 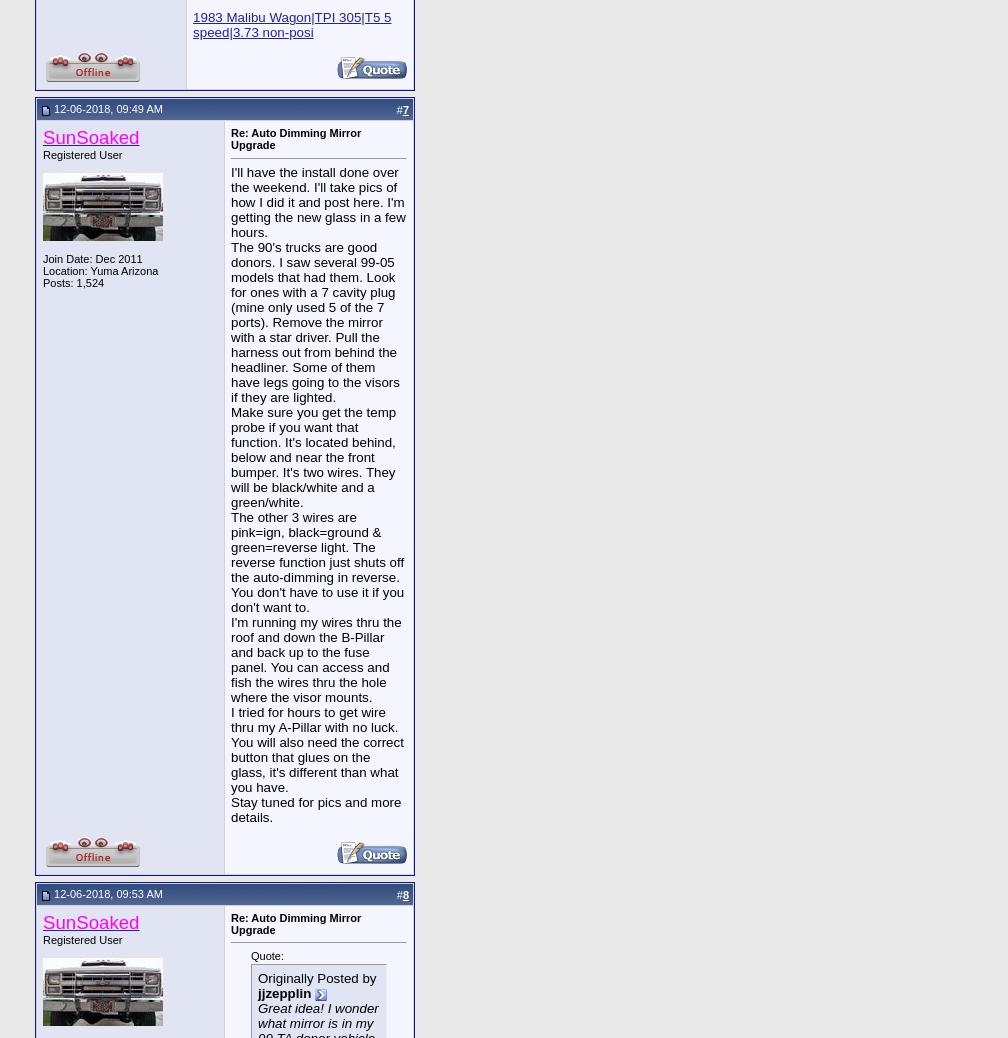 I want to click on '1983 Malibu Wagon|TPI 305|T5 5 speed|3.73 non-posi', so click(x=292, y=24).